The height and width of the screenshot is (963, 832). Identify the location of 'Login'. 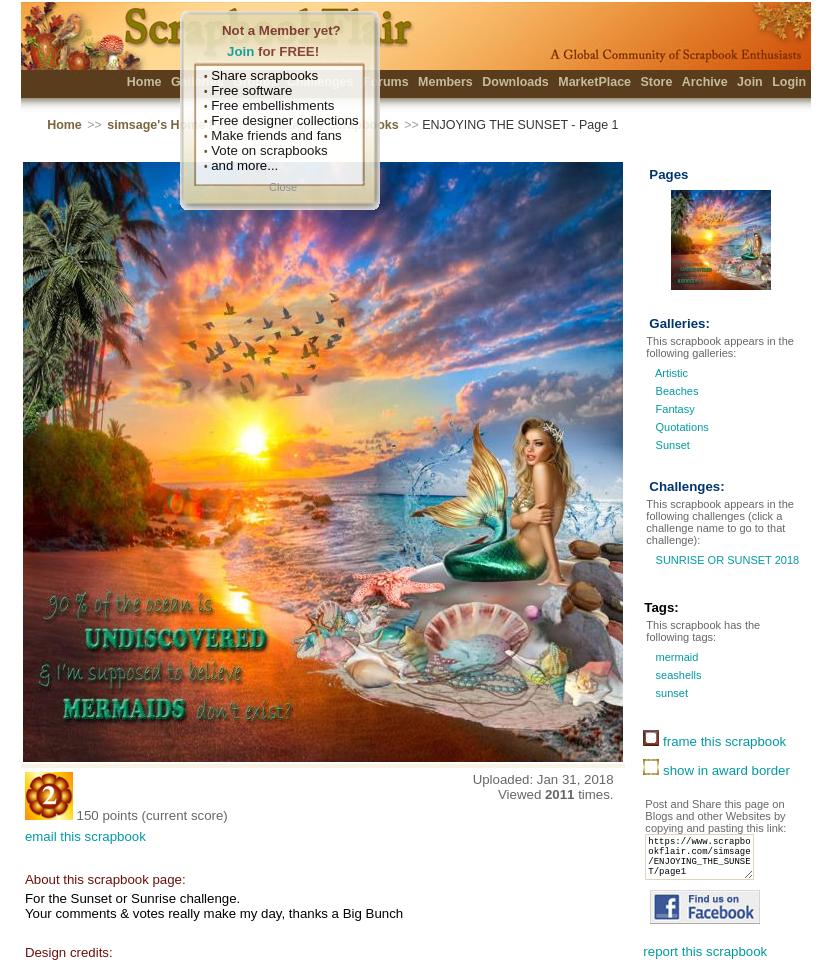
(787, 82).